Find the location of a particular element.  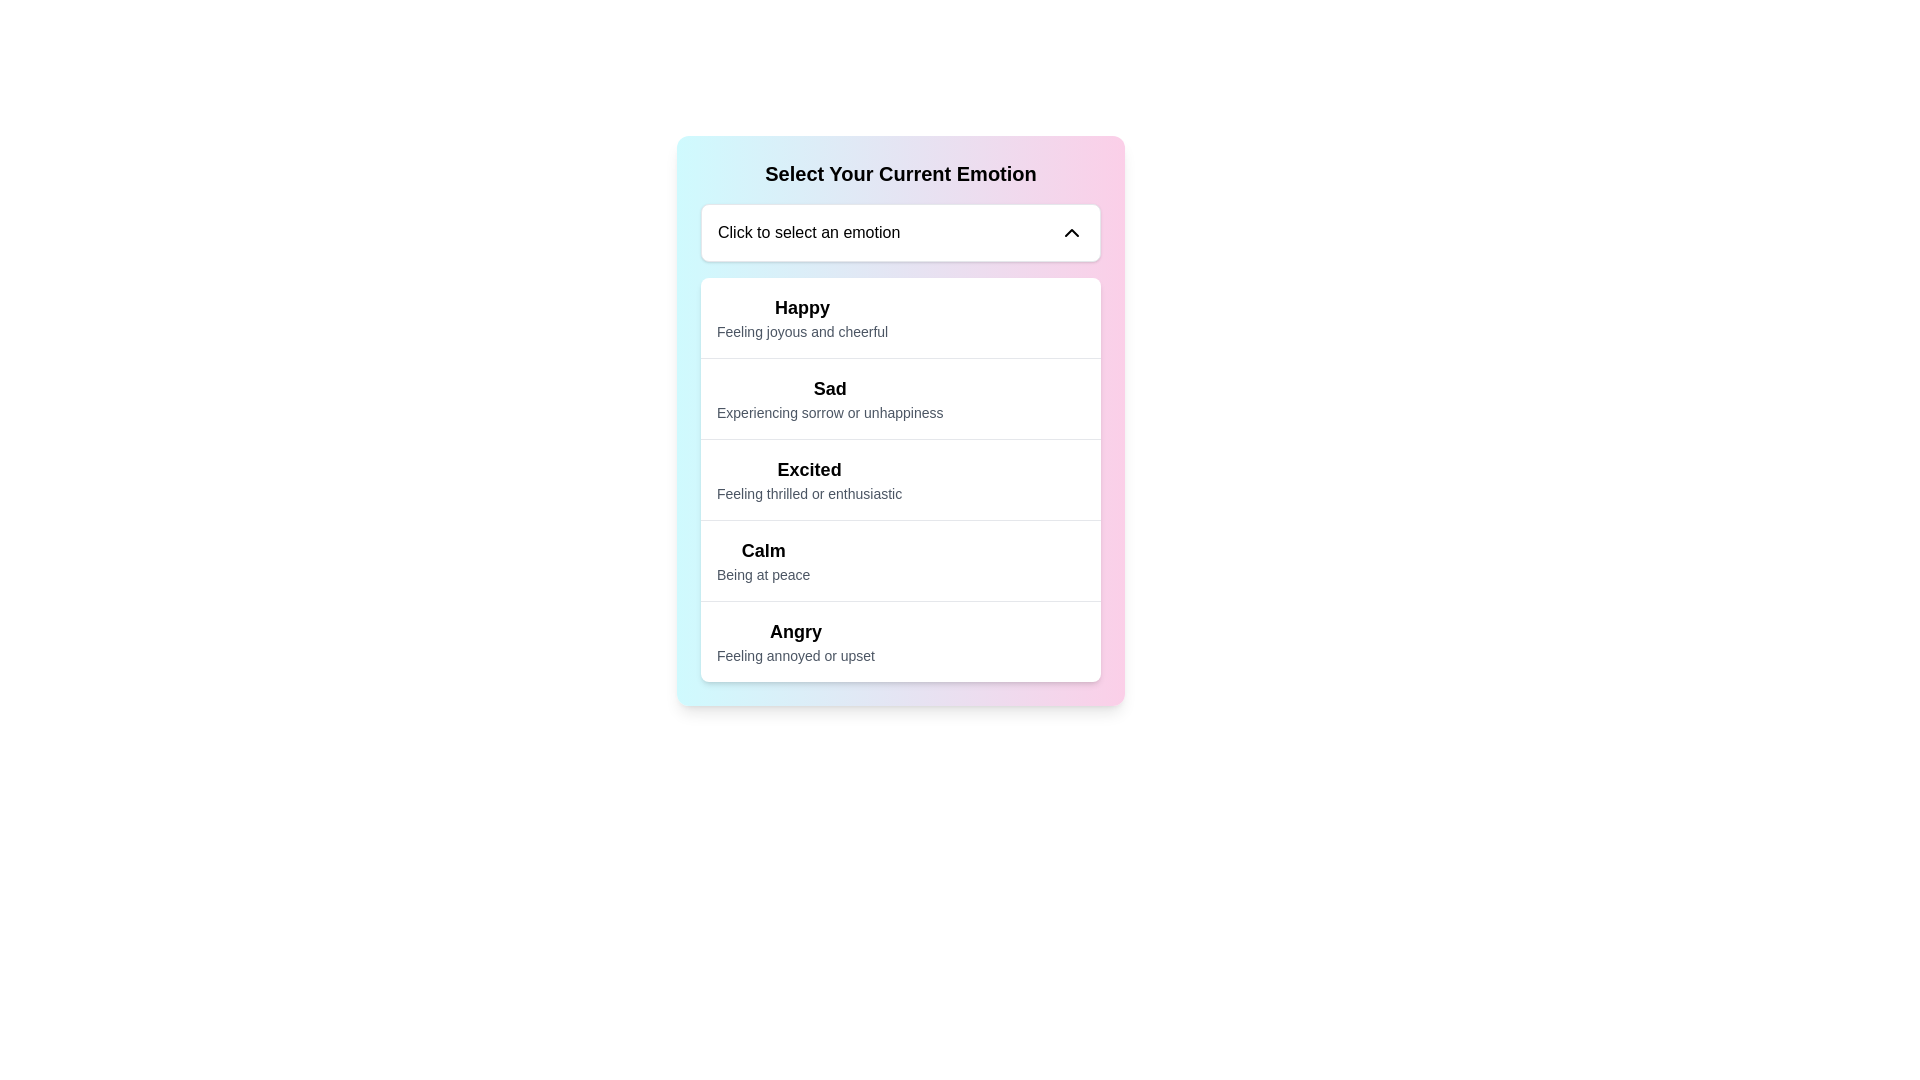

the first item in the emotion selection list, positioned directly below the 'Select Your Current Emotion' dropdown is located at coordinates (900, 316).